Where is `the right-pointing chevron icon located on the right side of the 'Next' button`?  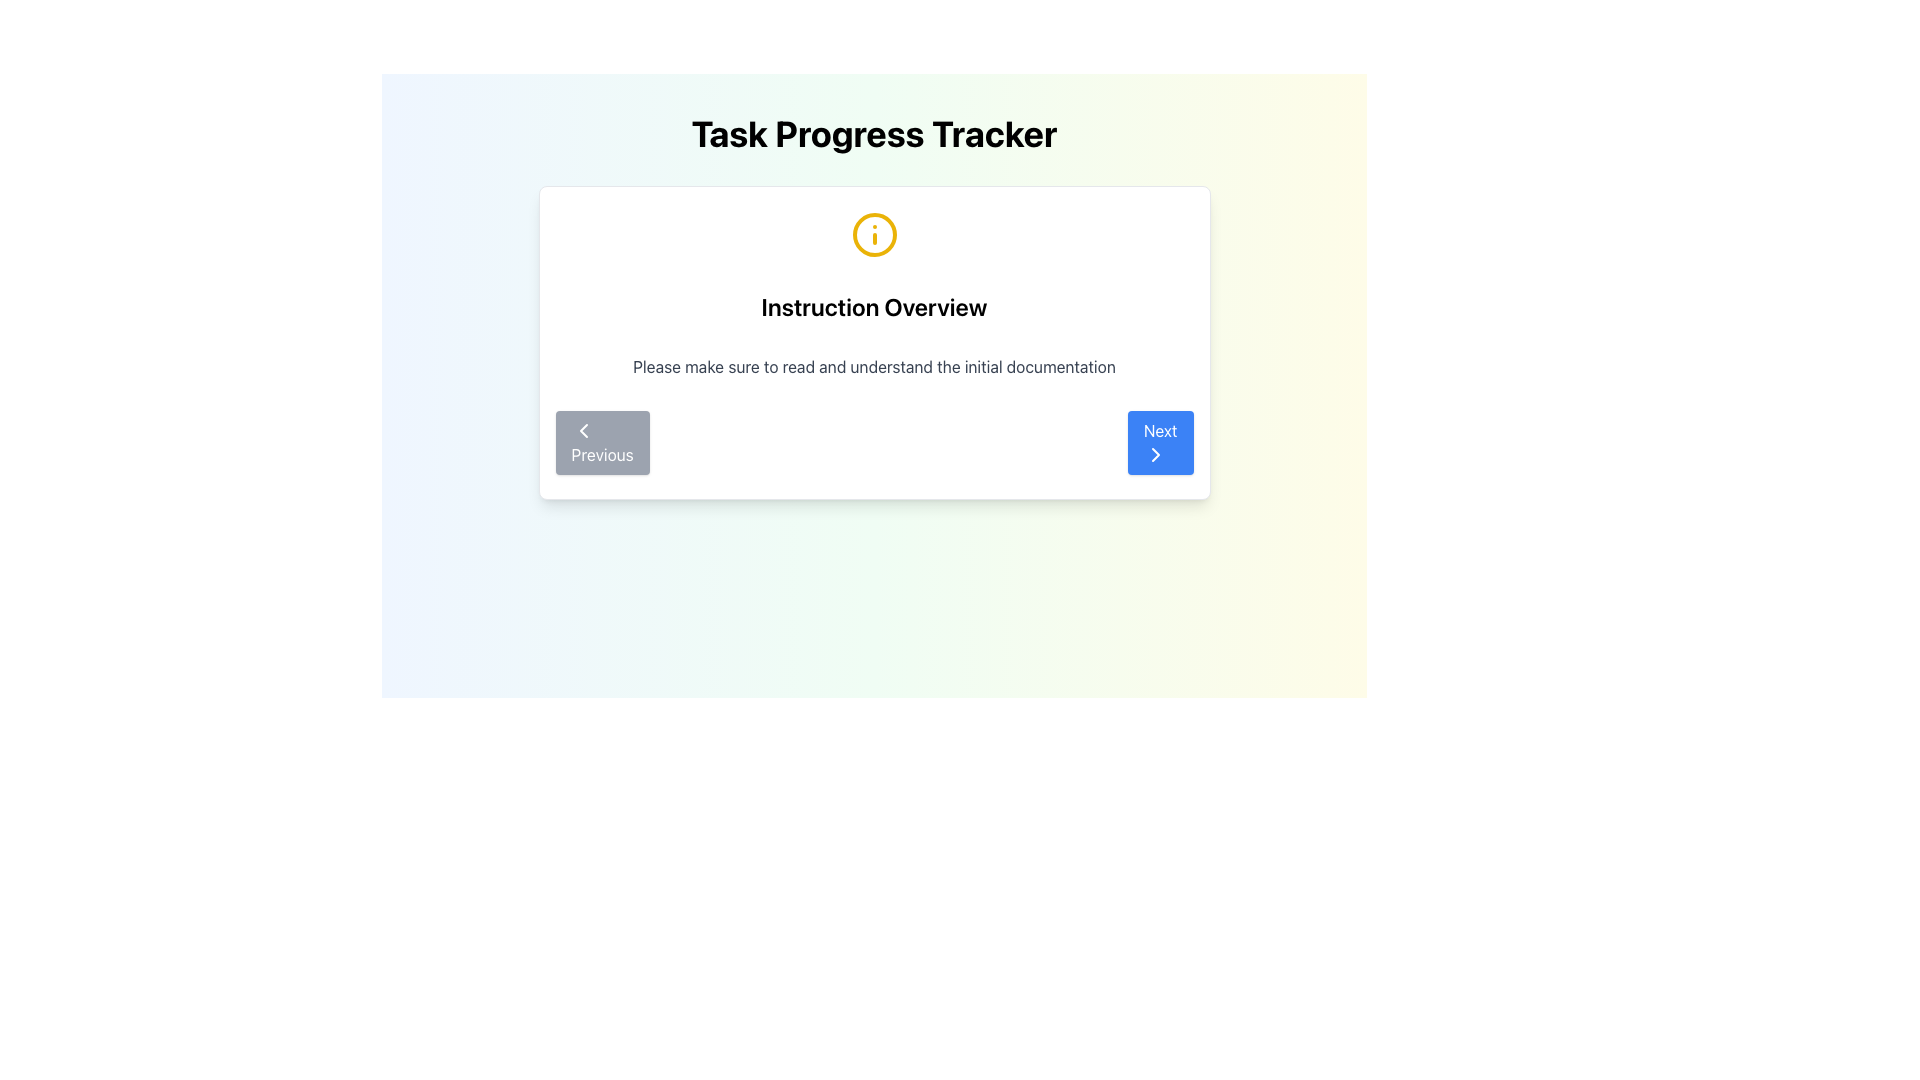 the right-pointing chevron icon located on the right side of the 'Next' button is located at coordinates (1155, 455).